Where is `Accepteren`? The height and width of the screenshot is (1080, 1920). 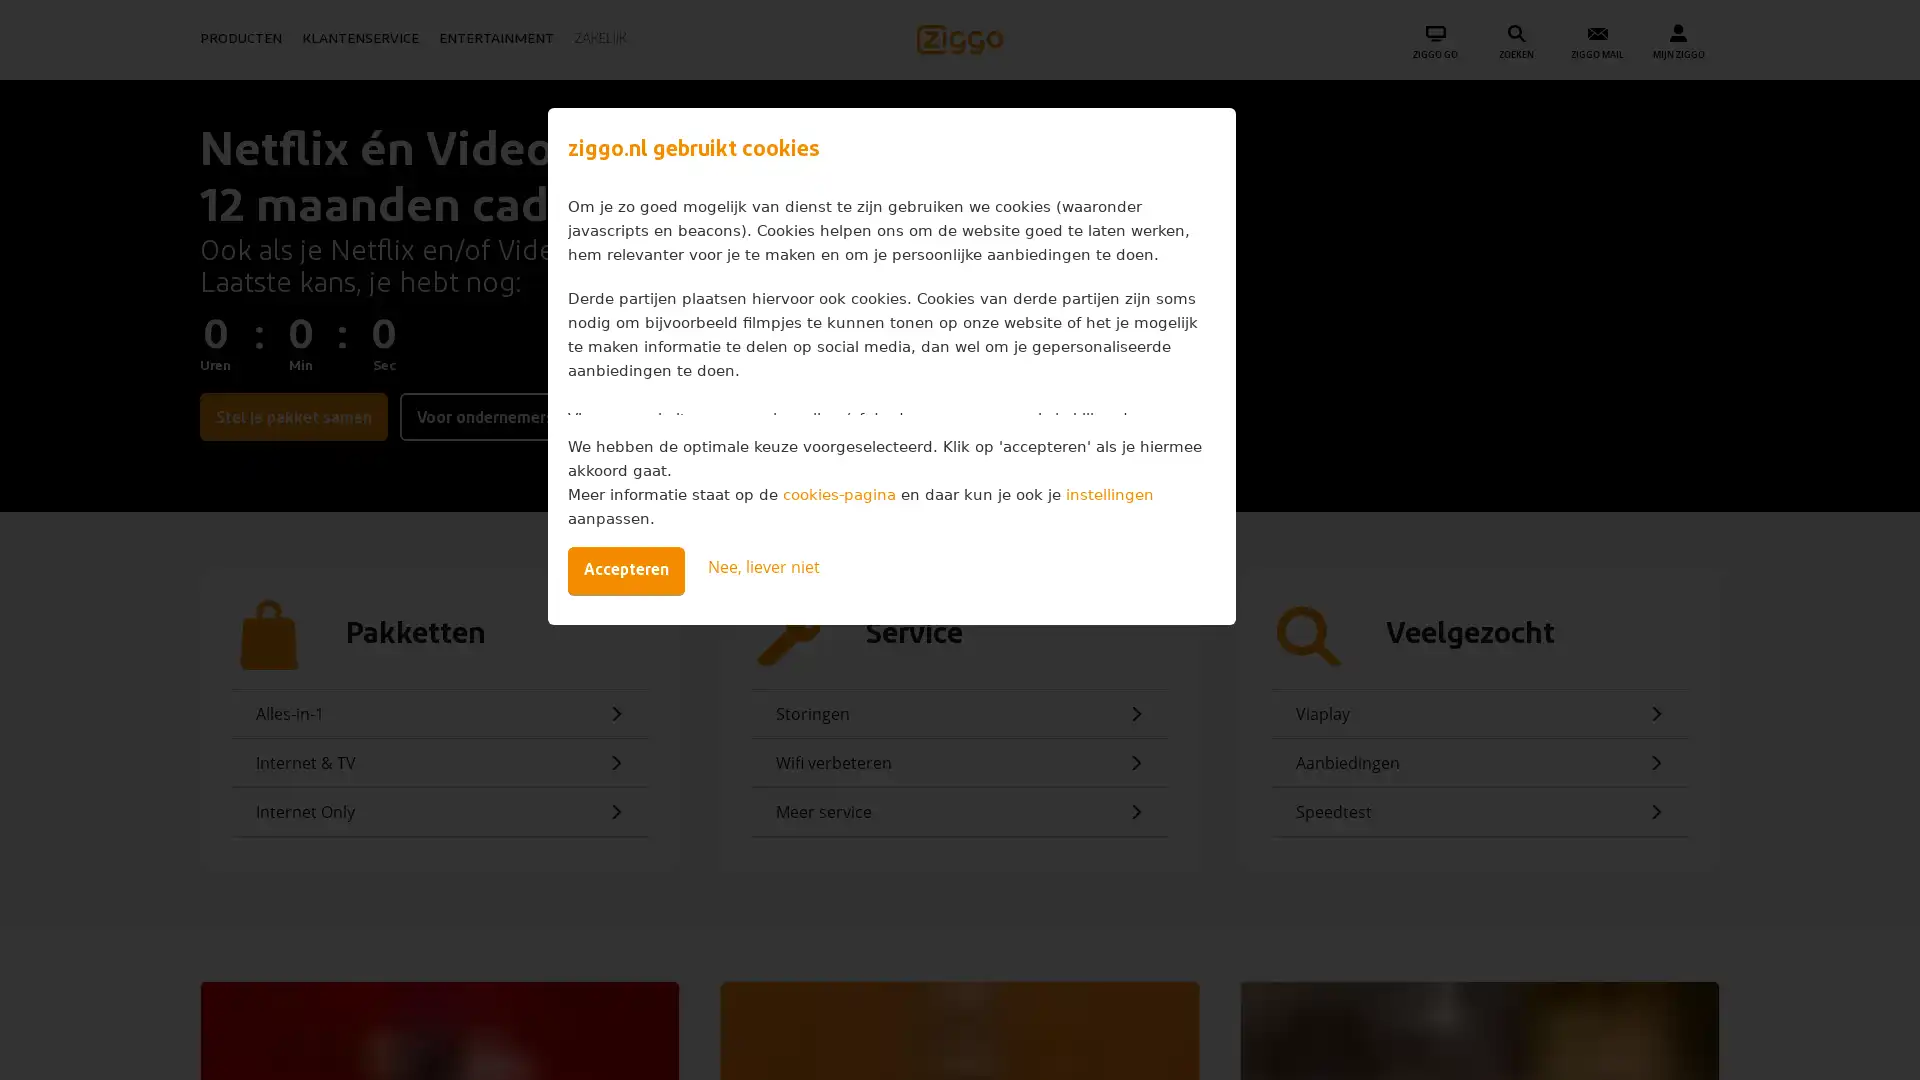
Accepteren is located at coordinates (624, 570).